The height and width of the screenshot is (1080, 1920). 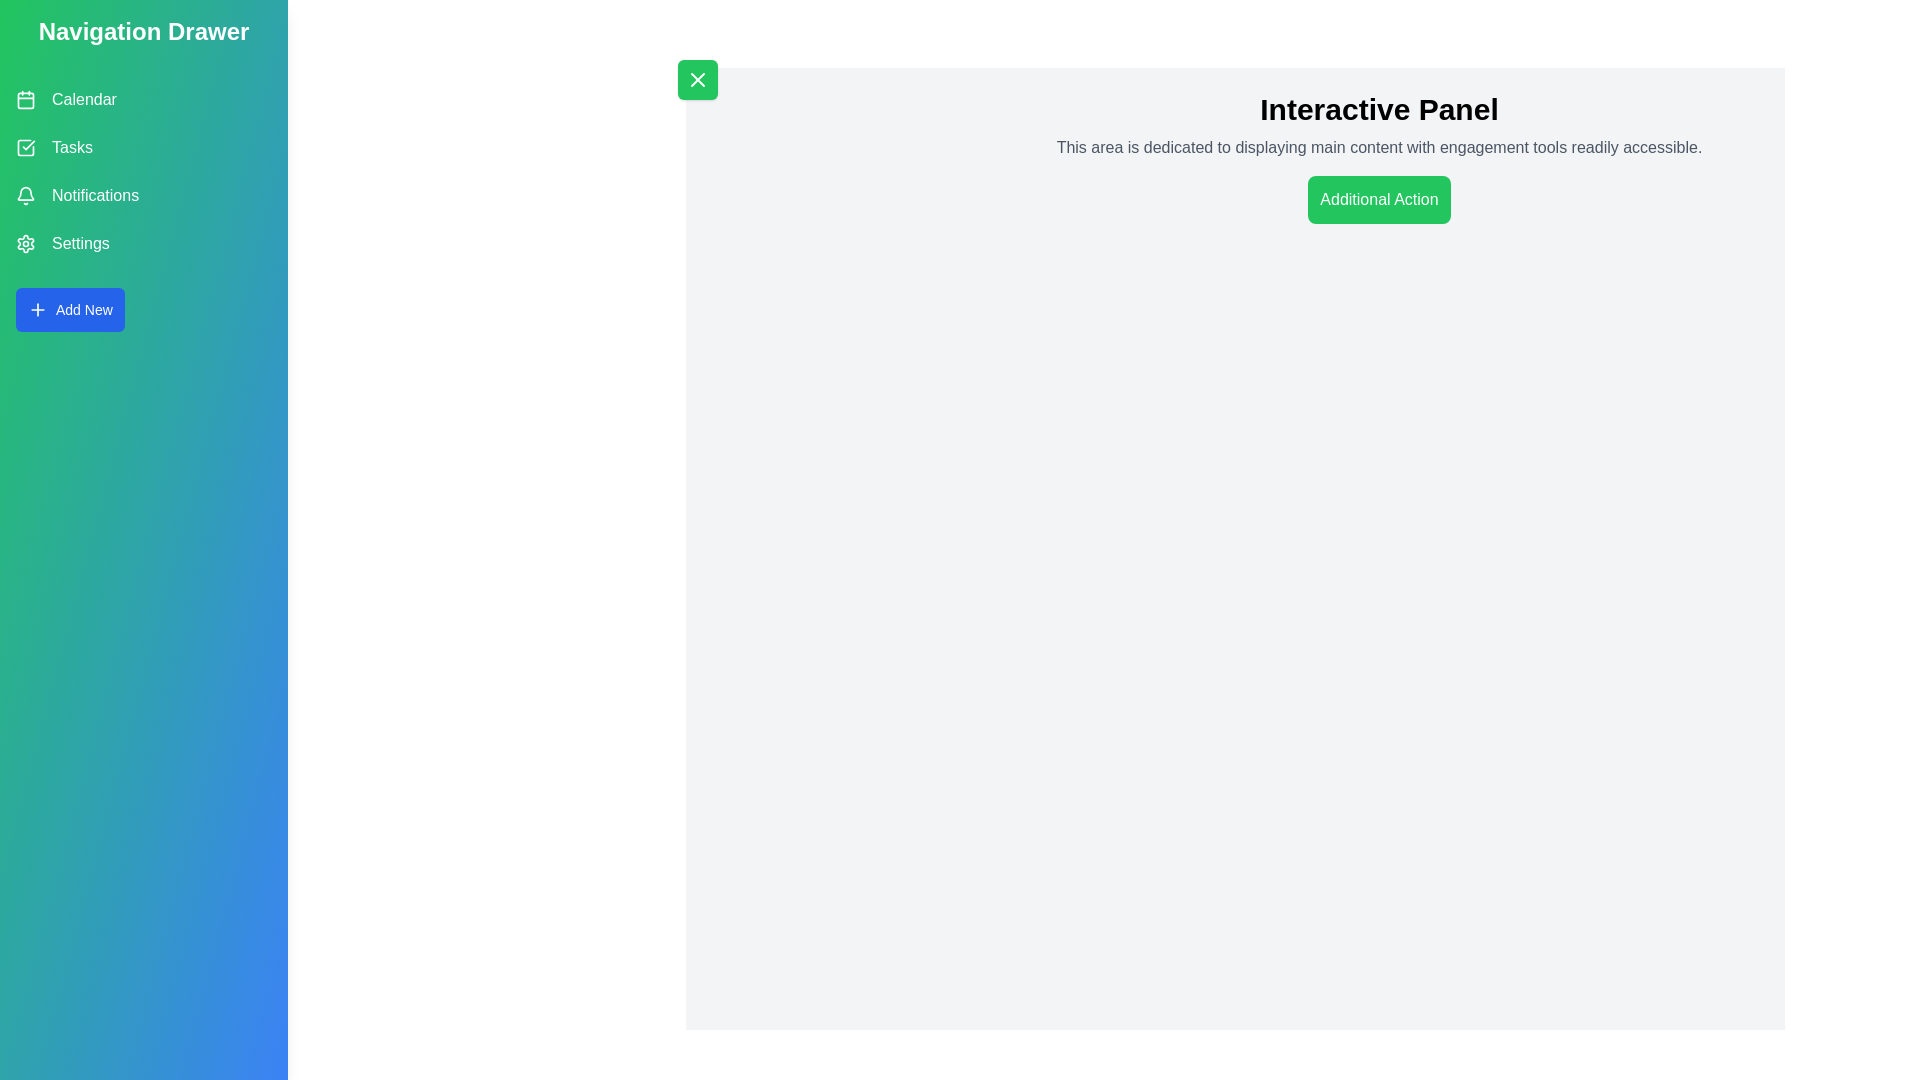 I want to click on the calendar icon located at the top of the first row in the navigation drawer, so click(x=25, y=100).